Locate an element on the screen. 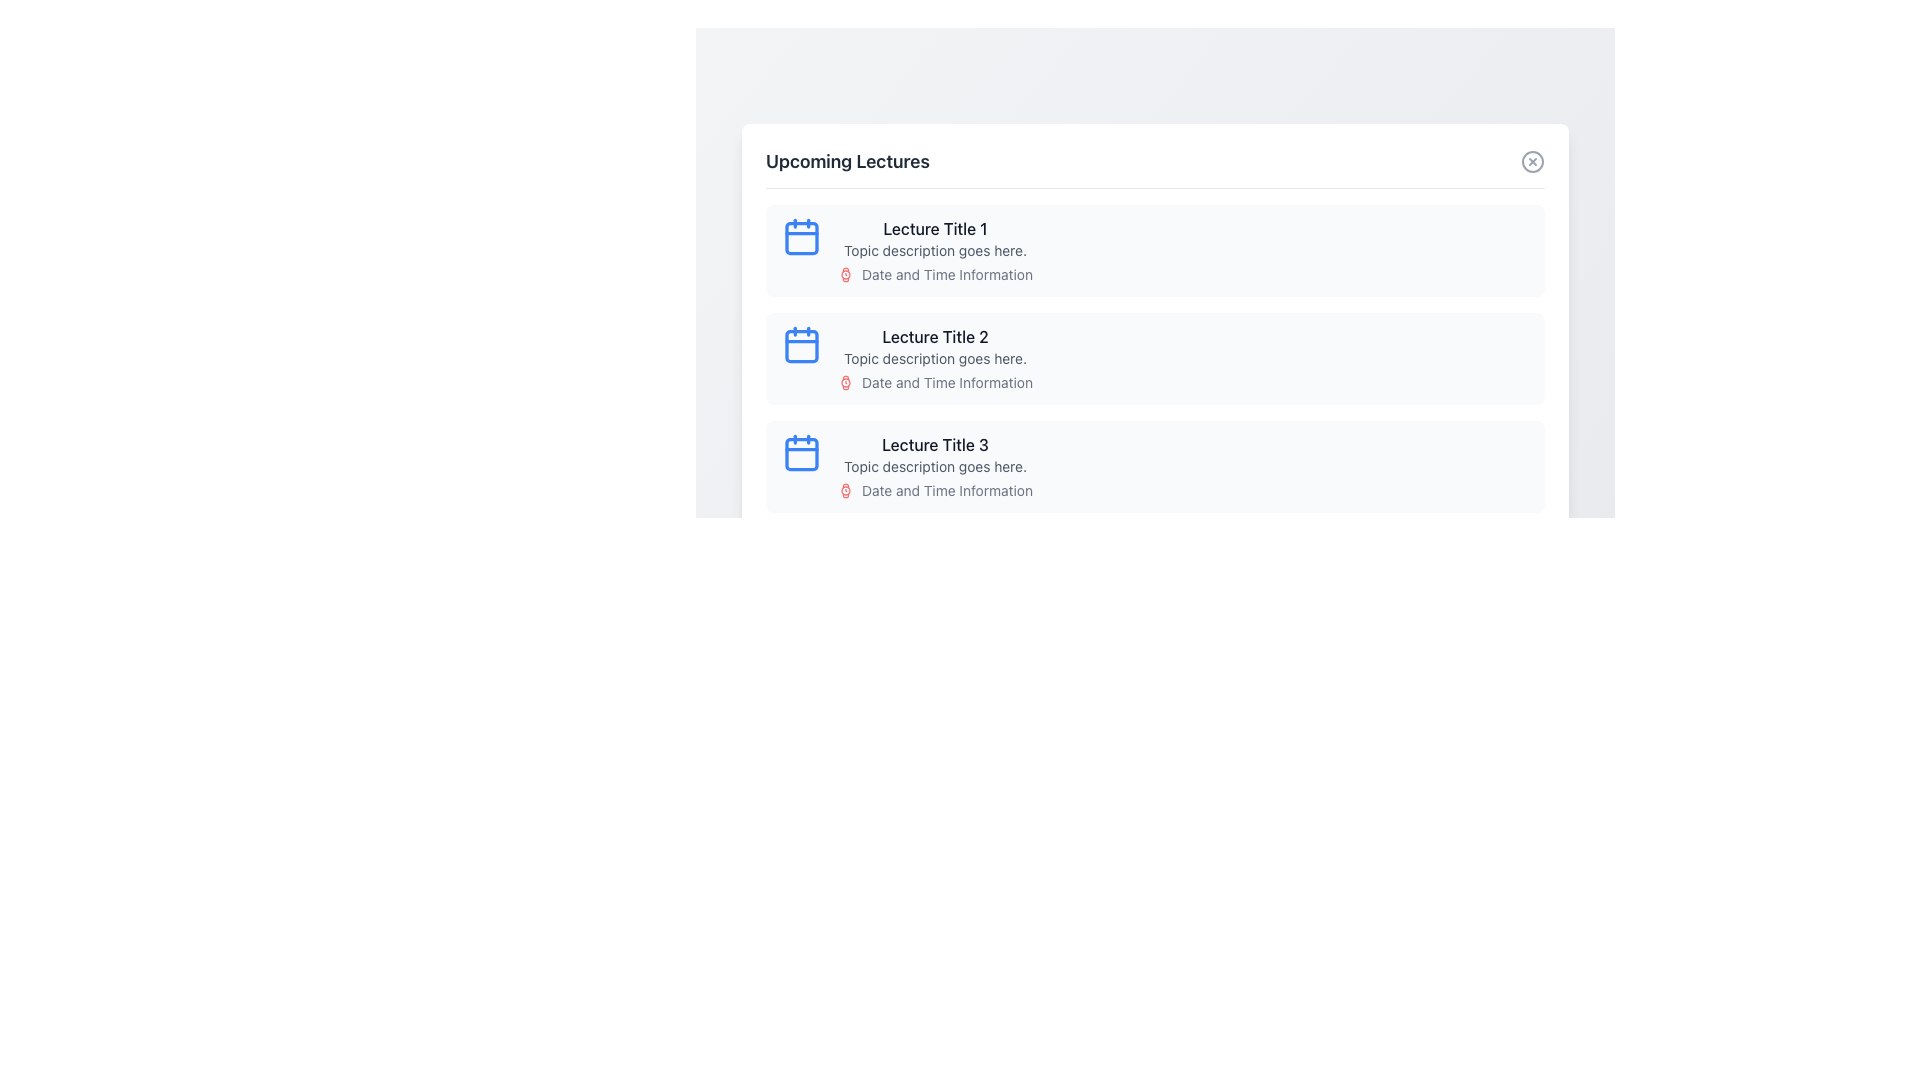 The image size is (1920, 1080). assistive tools is located at coordinates (1532, 161).